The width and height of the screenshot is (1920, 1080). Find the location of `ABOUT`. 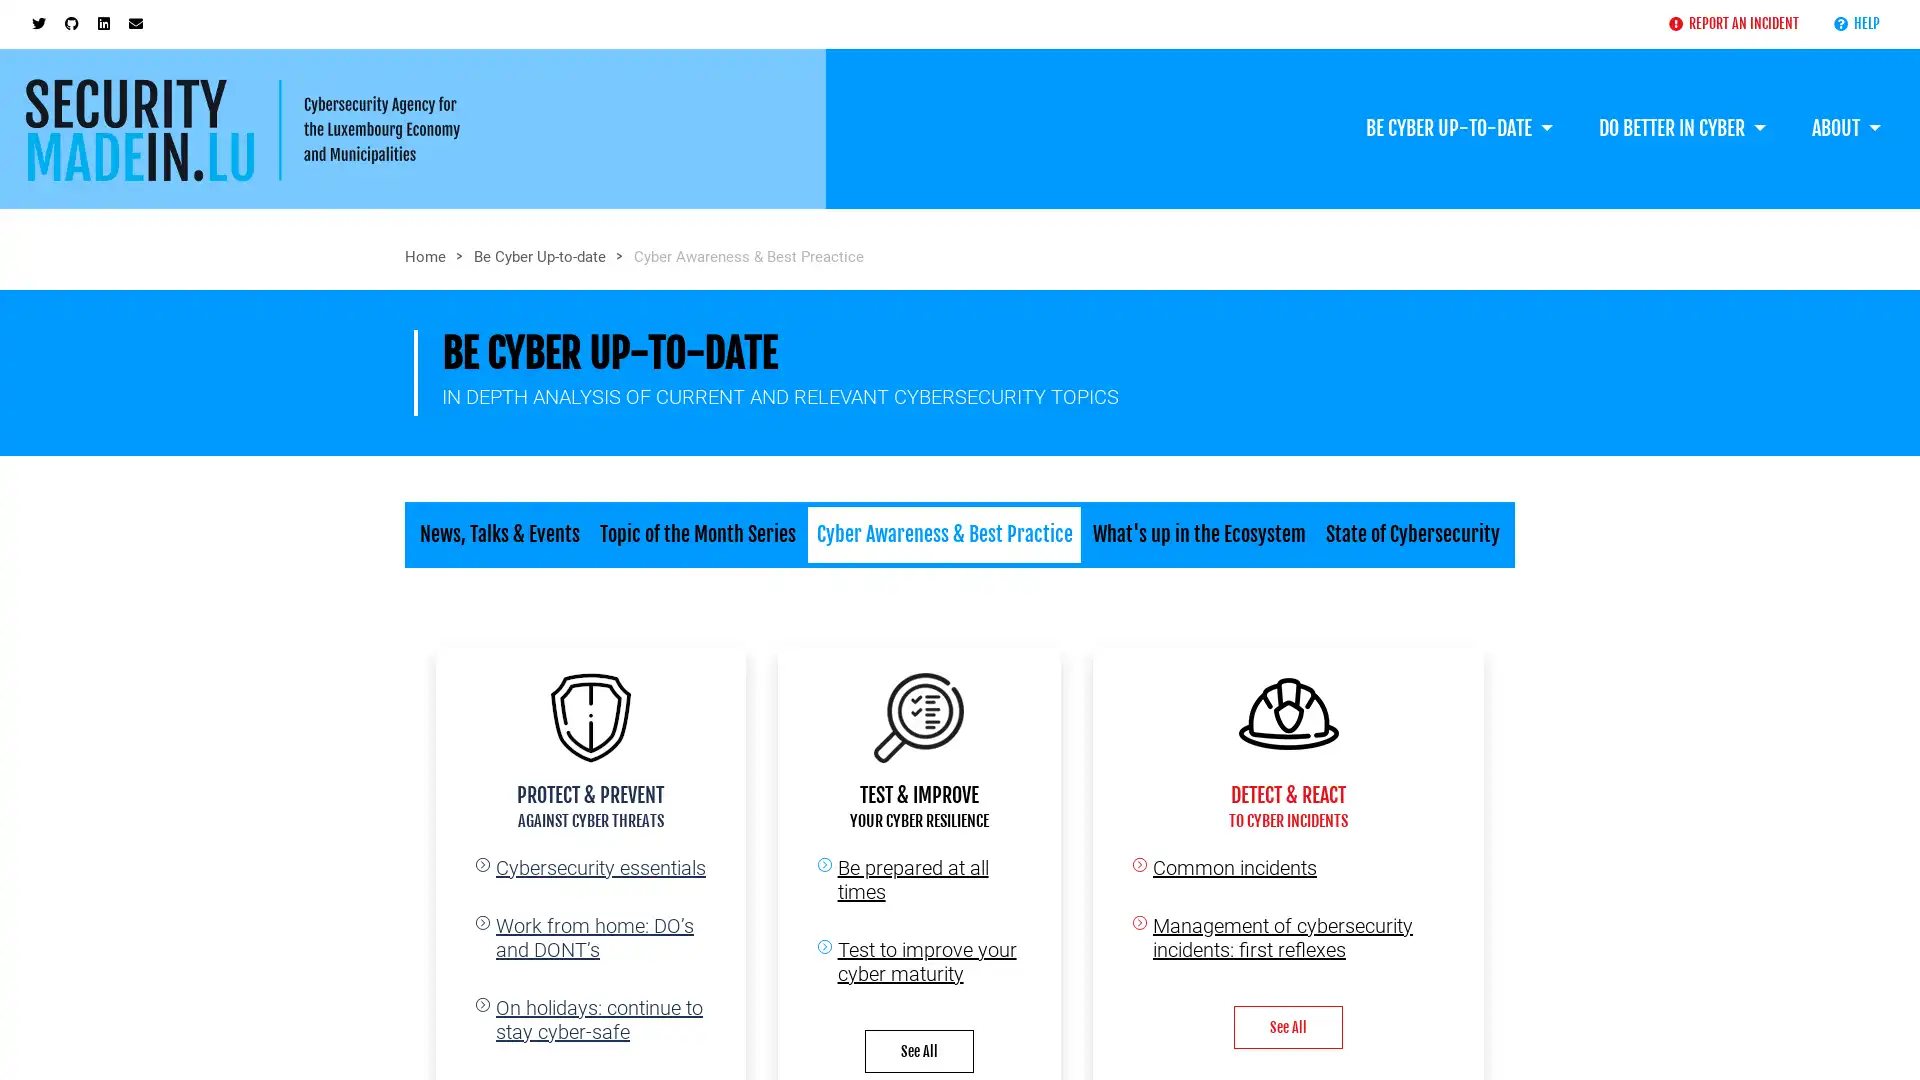

ABOUT is located at coordinates (1845, 108).